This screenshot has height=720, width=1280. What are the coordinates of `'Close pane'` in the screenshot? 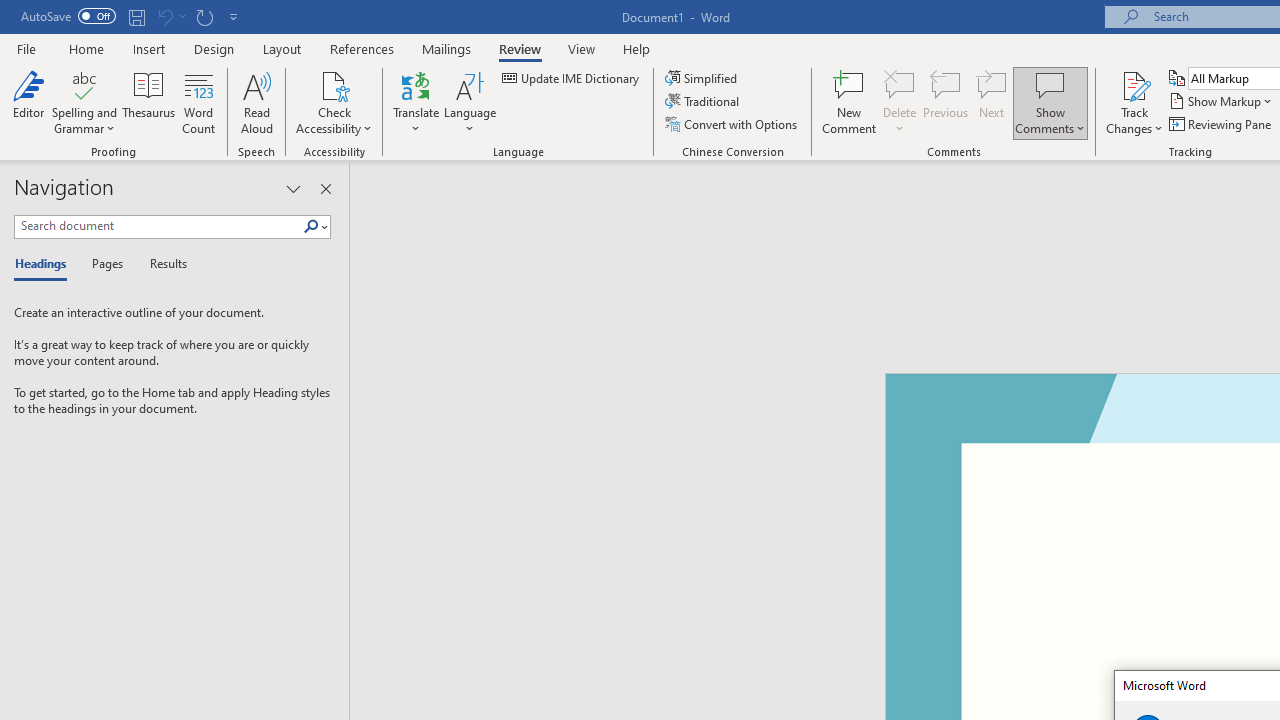 It's located at (325, 189).